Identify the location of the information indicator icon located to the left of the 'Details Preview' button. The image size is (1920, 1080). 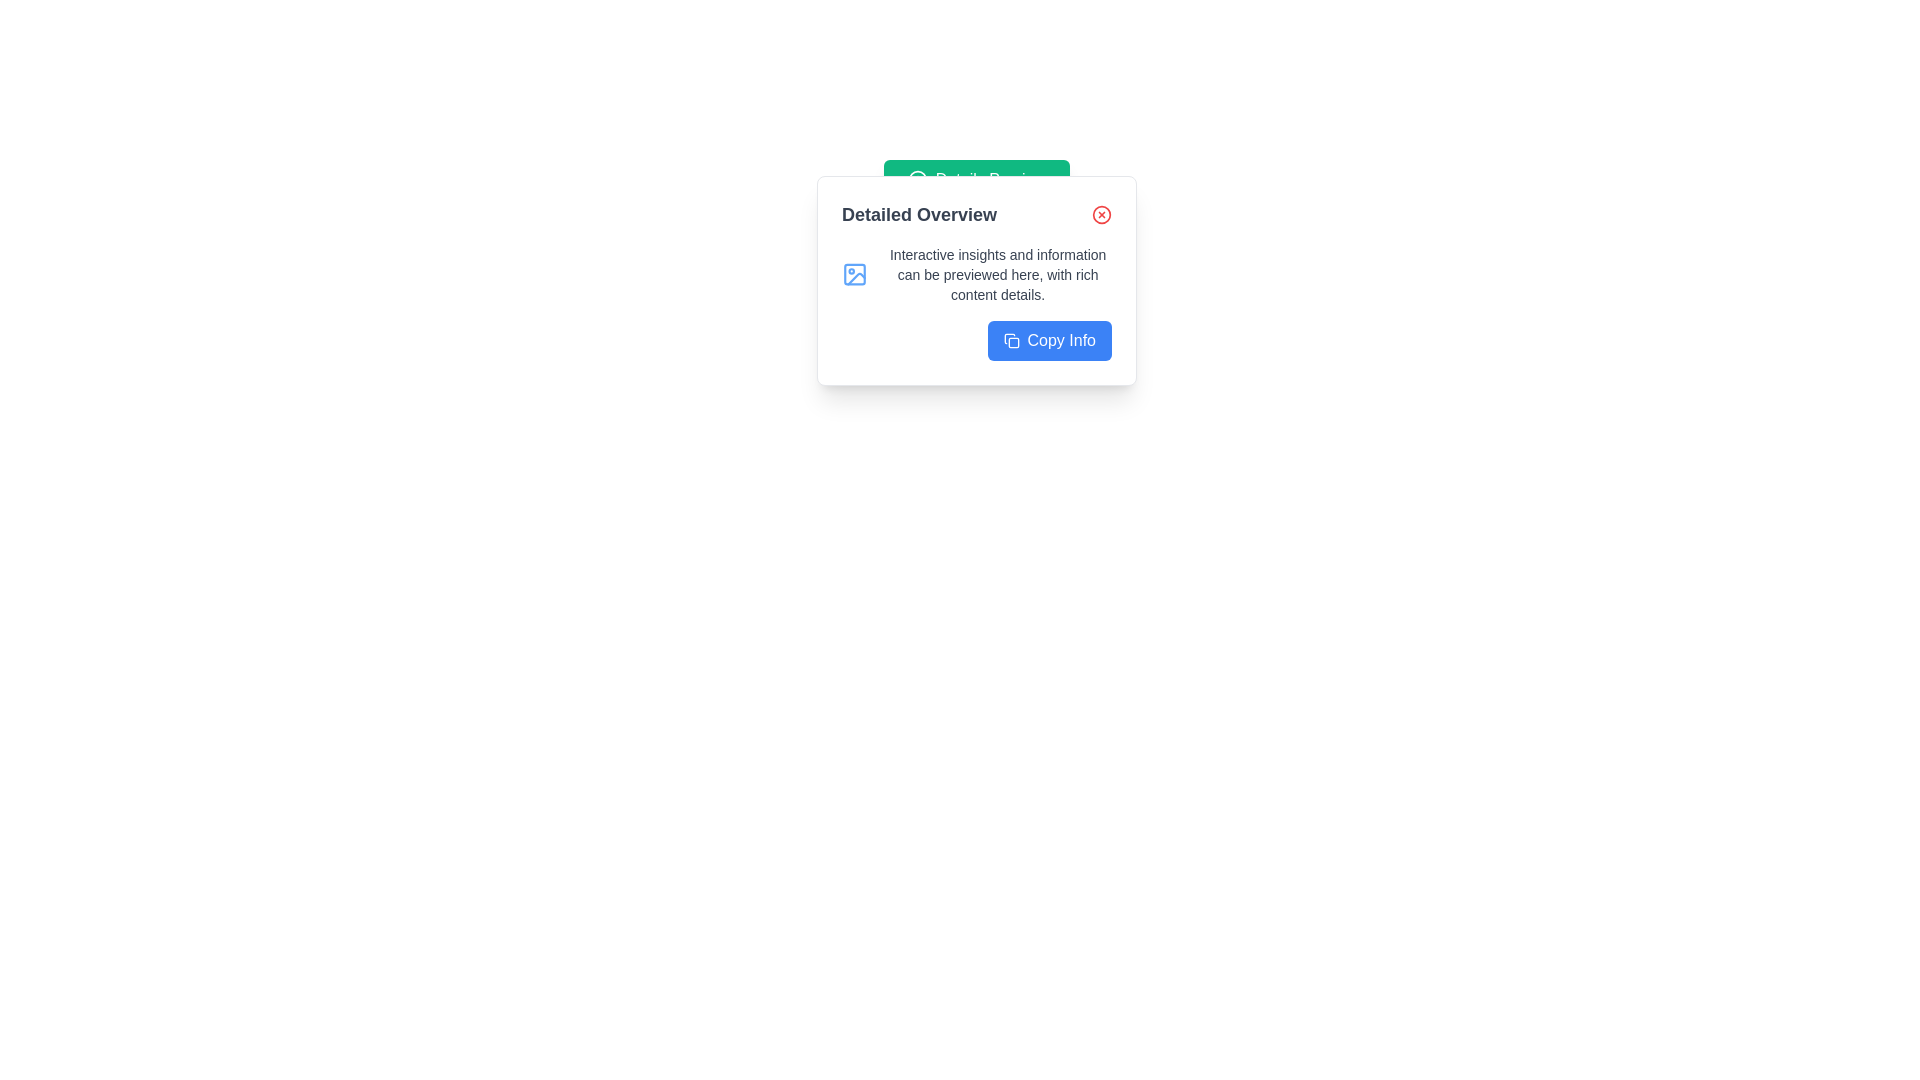
(916, 180).